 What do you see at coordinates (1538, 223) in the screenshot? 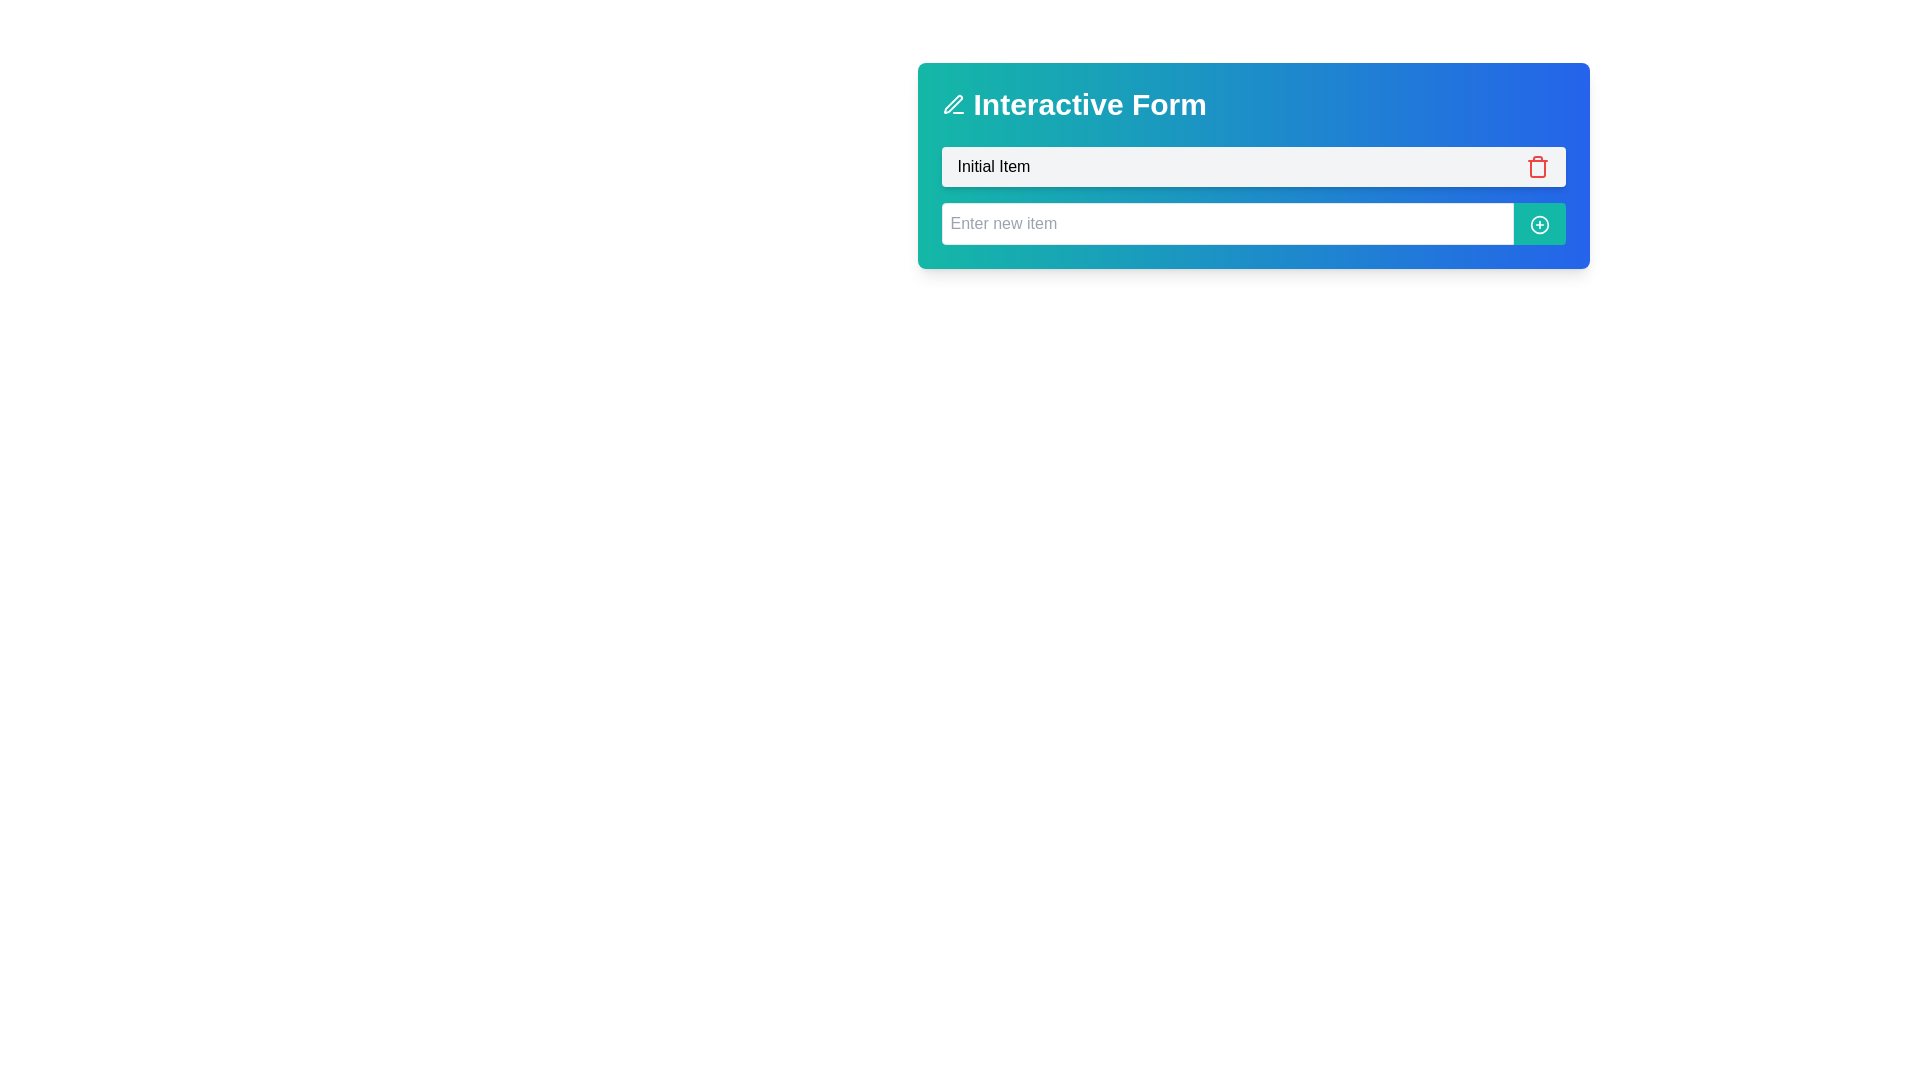
I see `the button located at the right end of the second text input field` at bounding box center [1538, 223].